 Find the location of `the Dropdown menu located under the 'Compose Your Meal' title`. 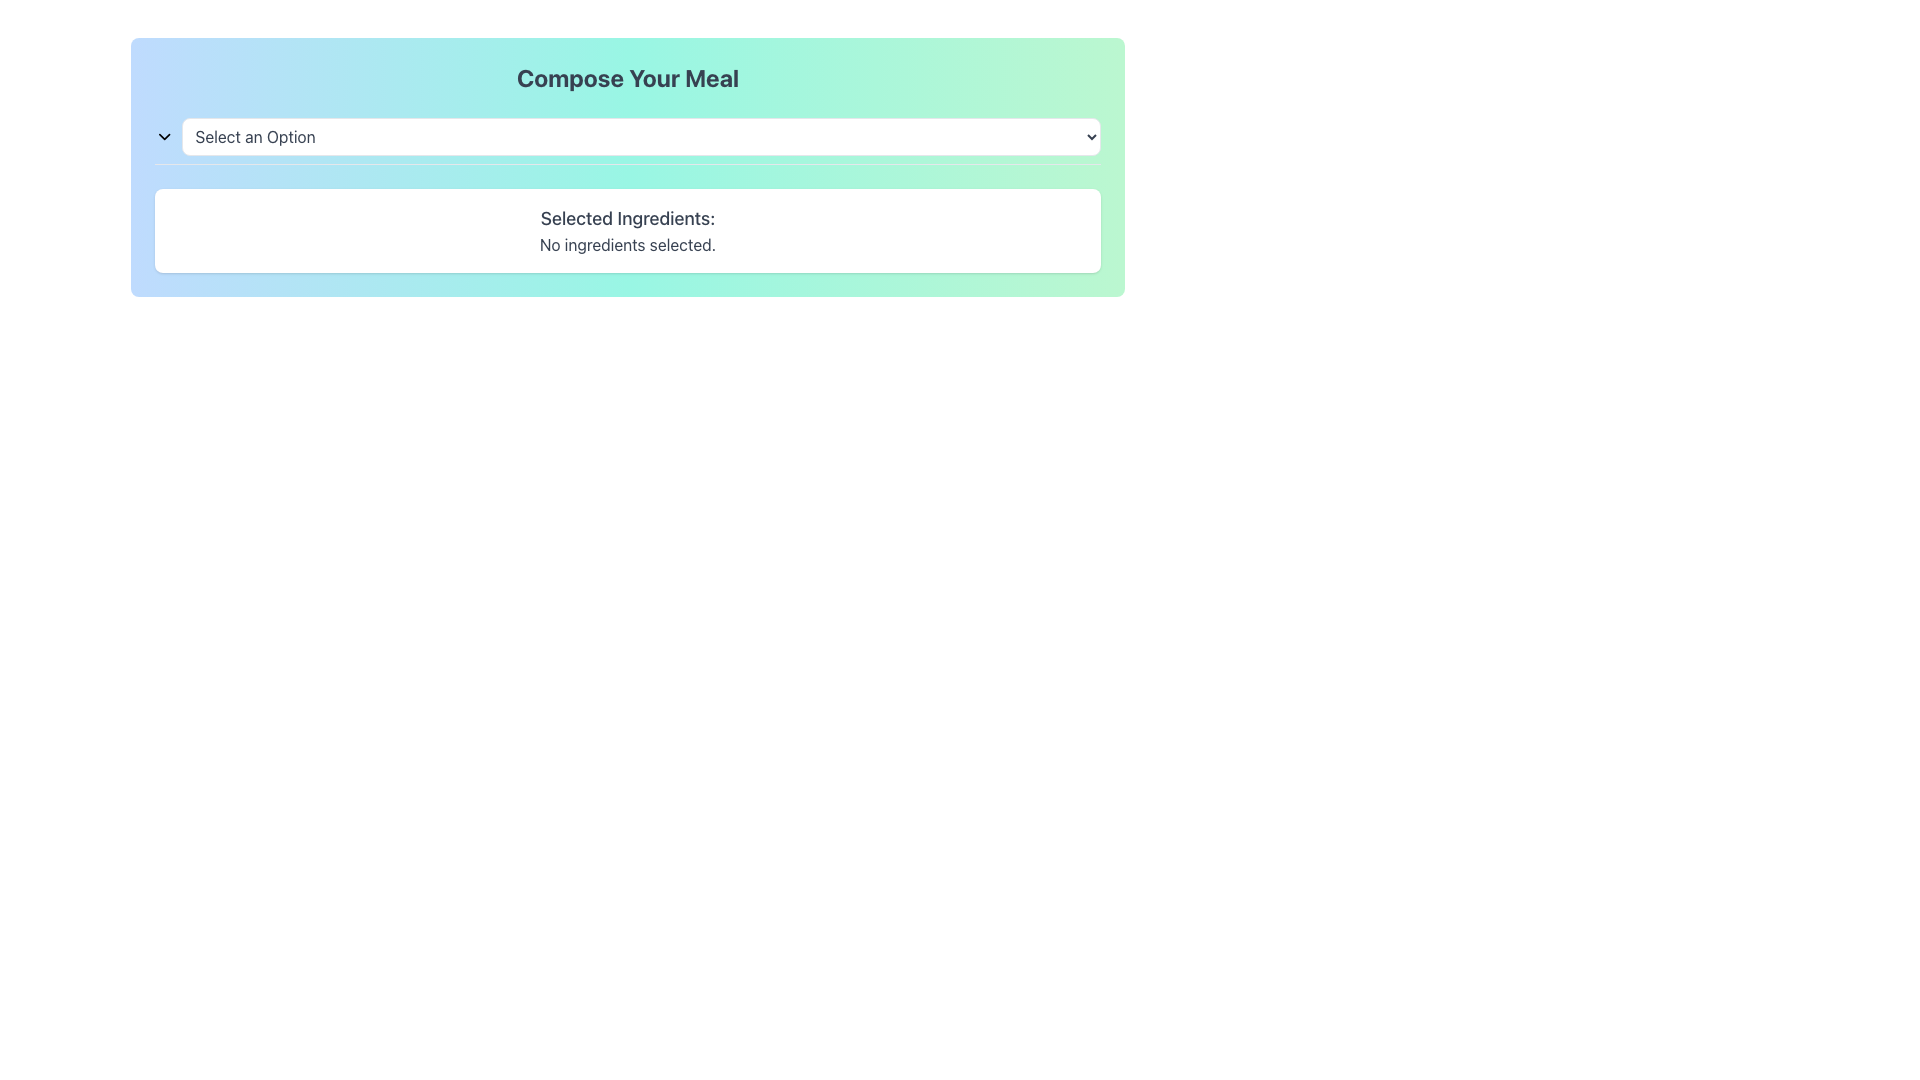

the Dropdown menu located under the 'Compose Your Meal' title is located at coordinates (641, 136).